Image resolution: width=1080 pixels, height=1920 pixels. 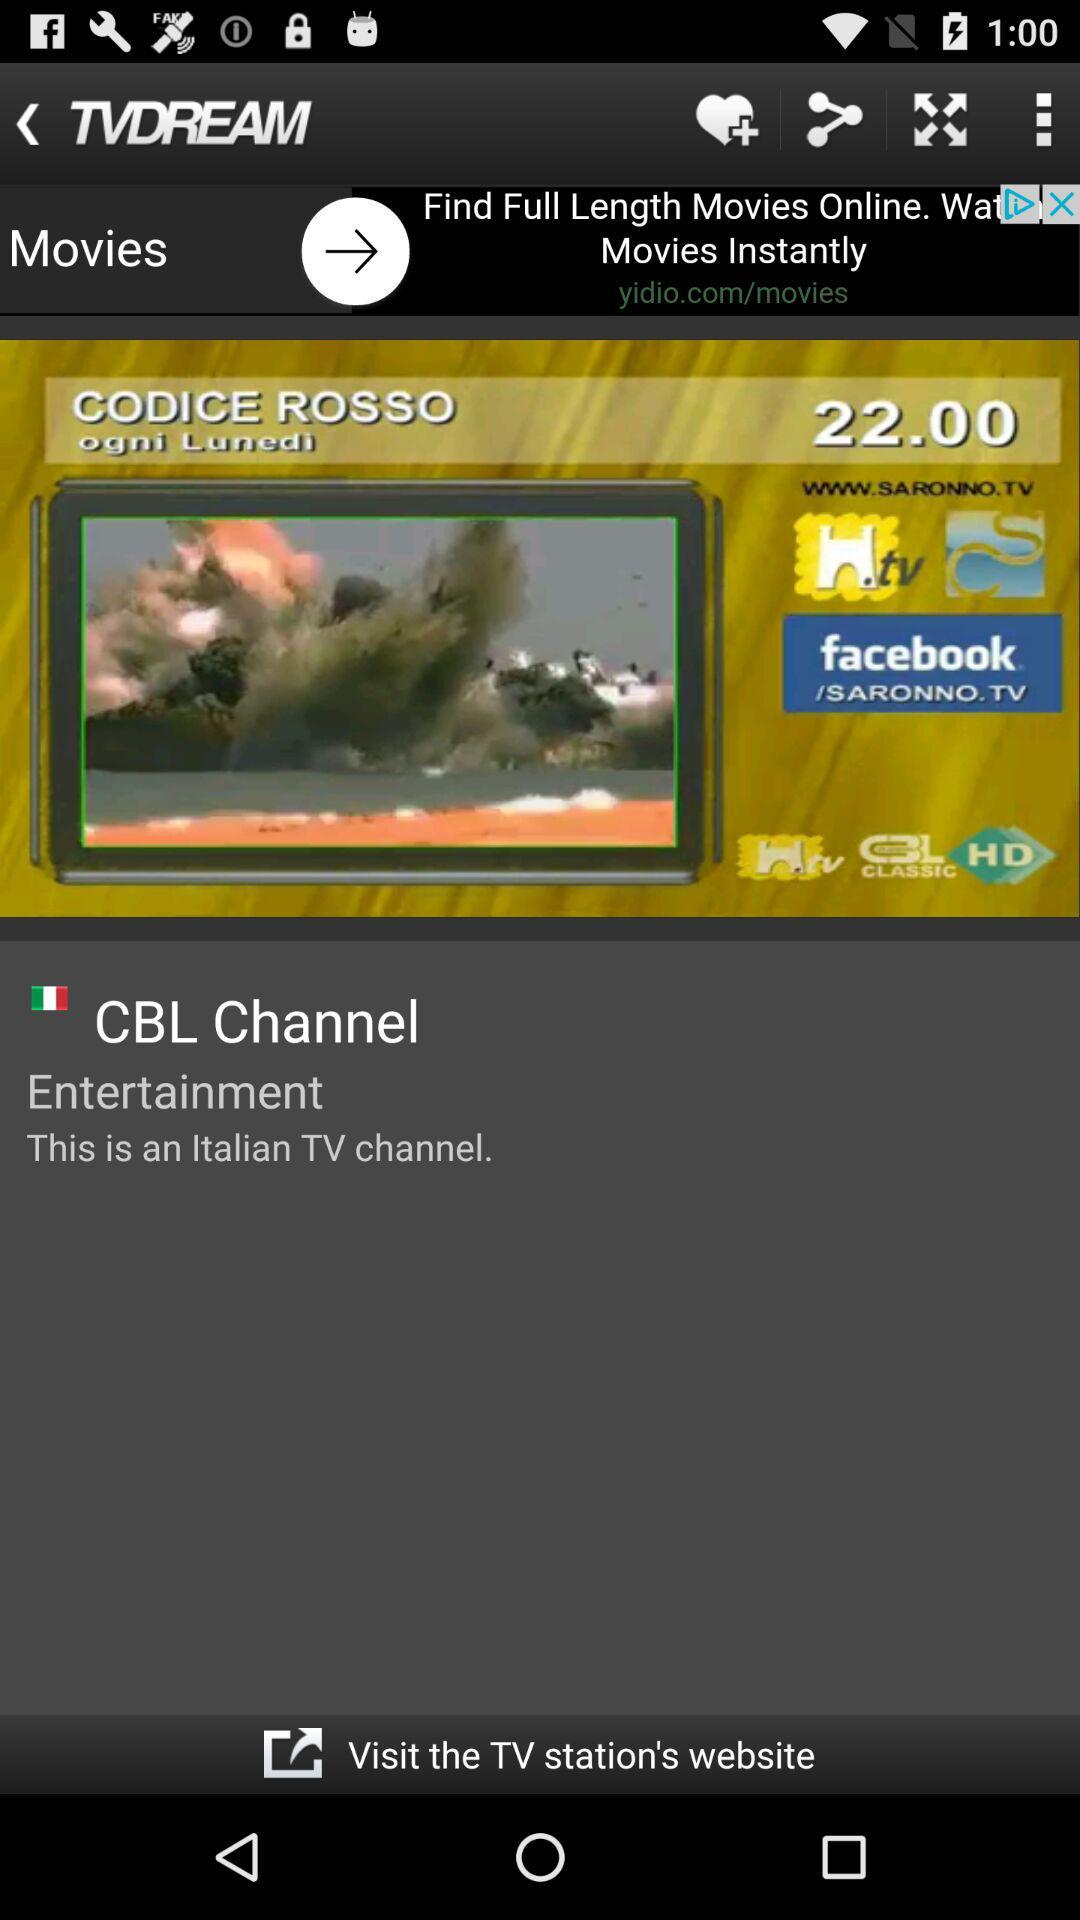 I want to click on show the menu, so click(x=1042, y=118).